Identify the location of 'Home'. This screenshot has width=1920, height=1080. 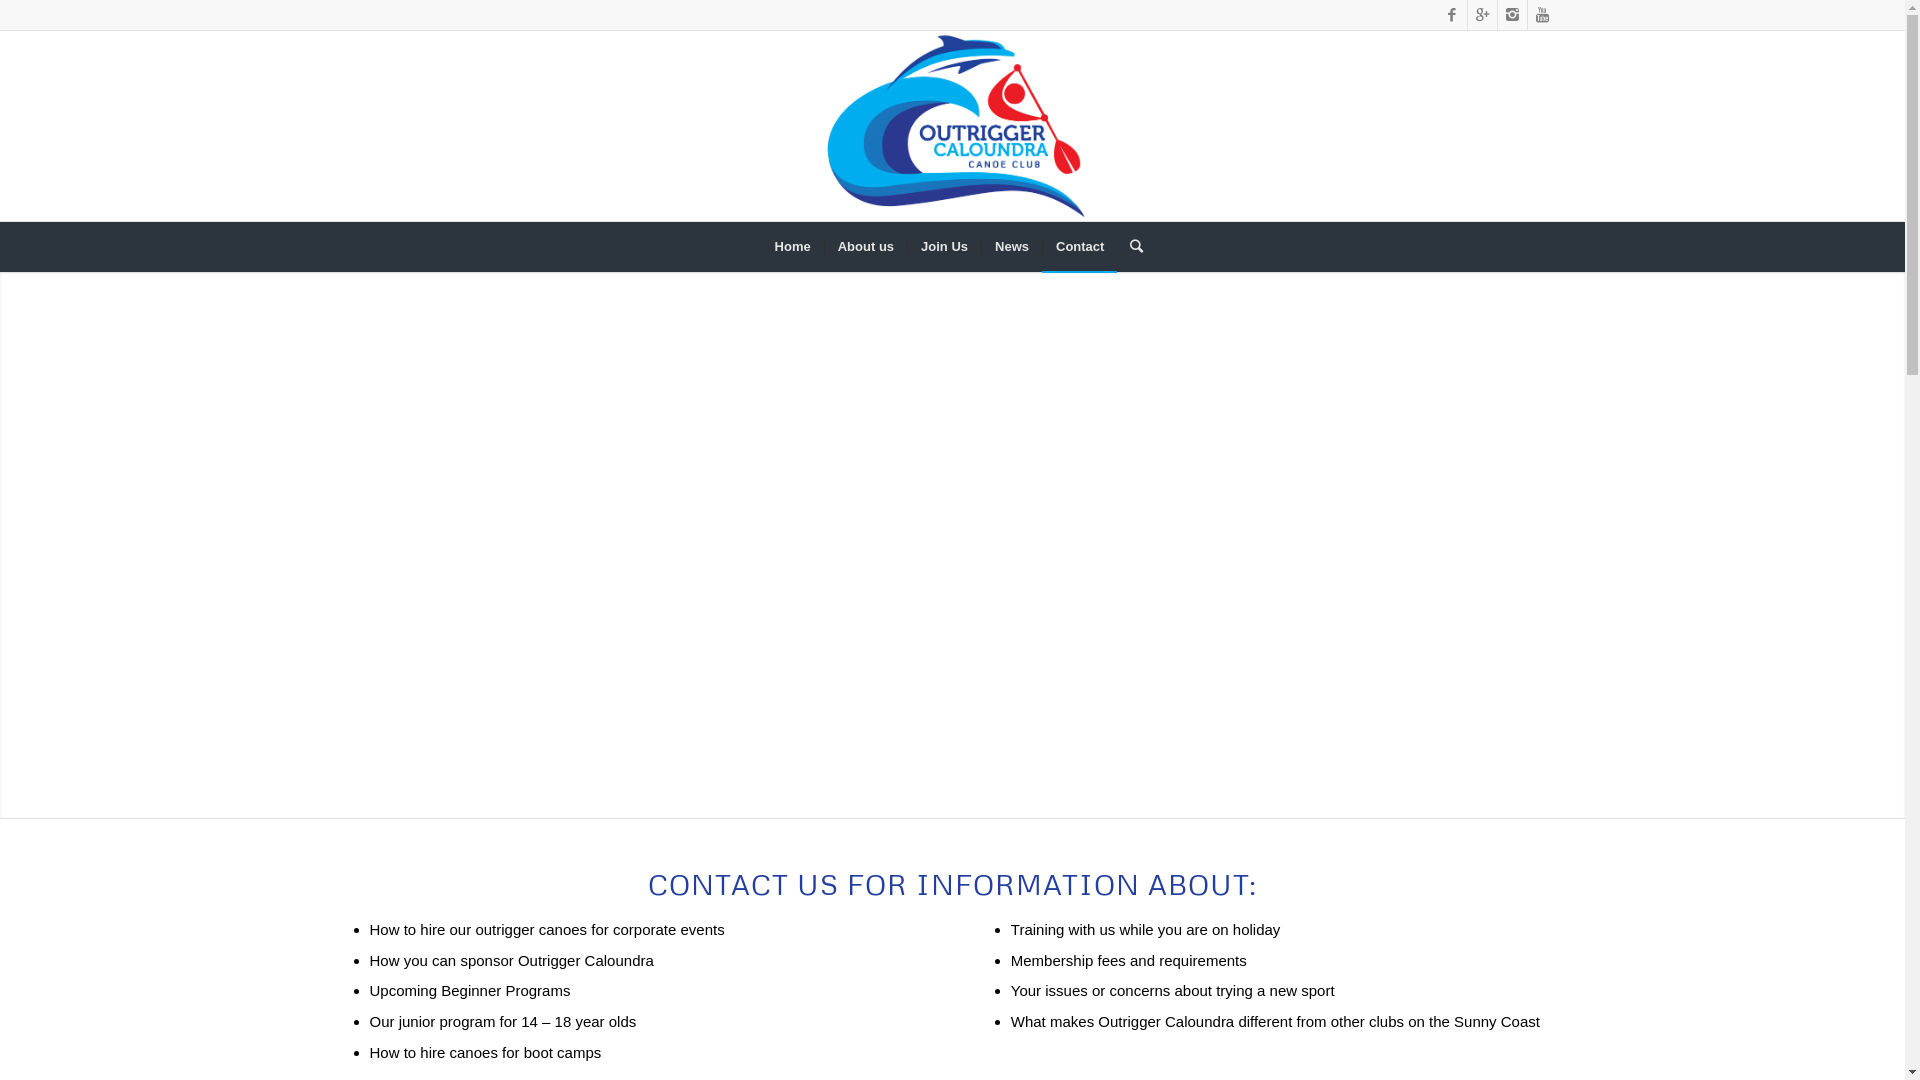
(791, 245).